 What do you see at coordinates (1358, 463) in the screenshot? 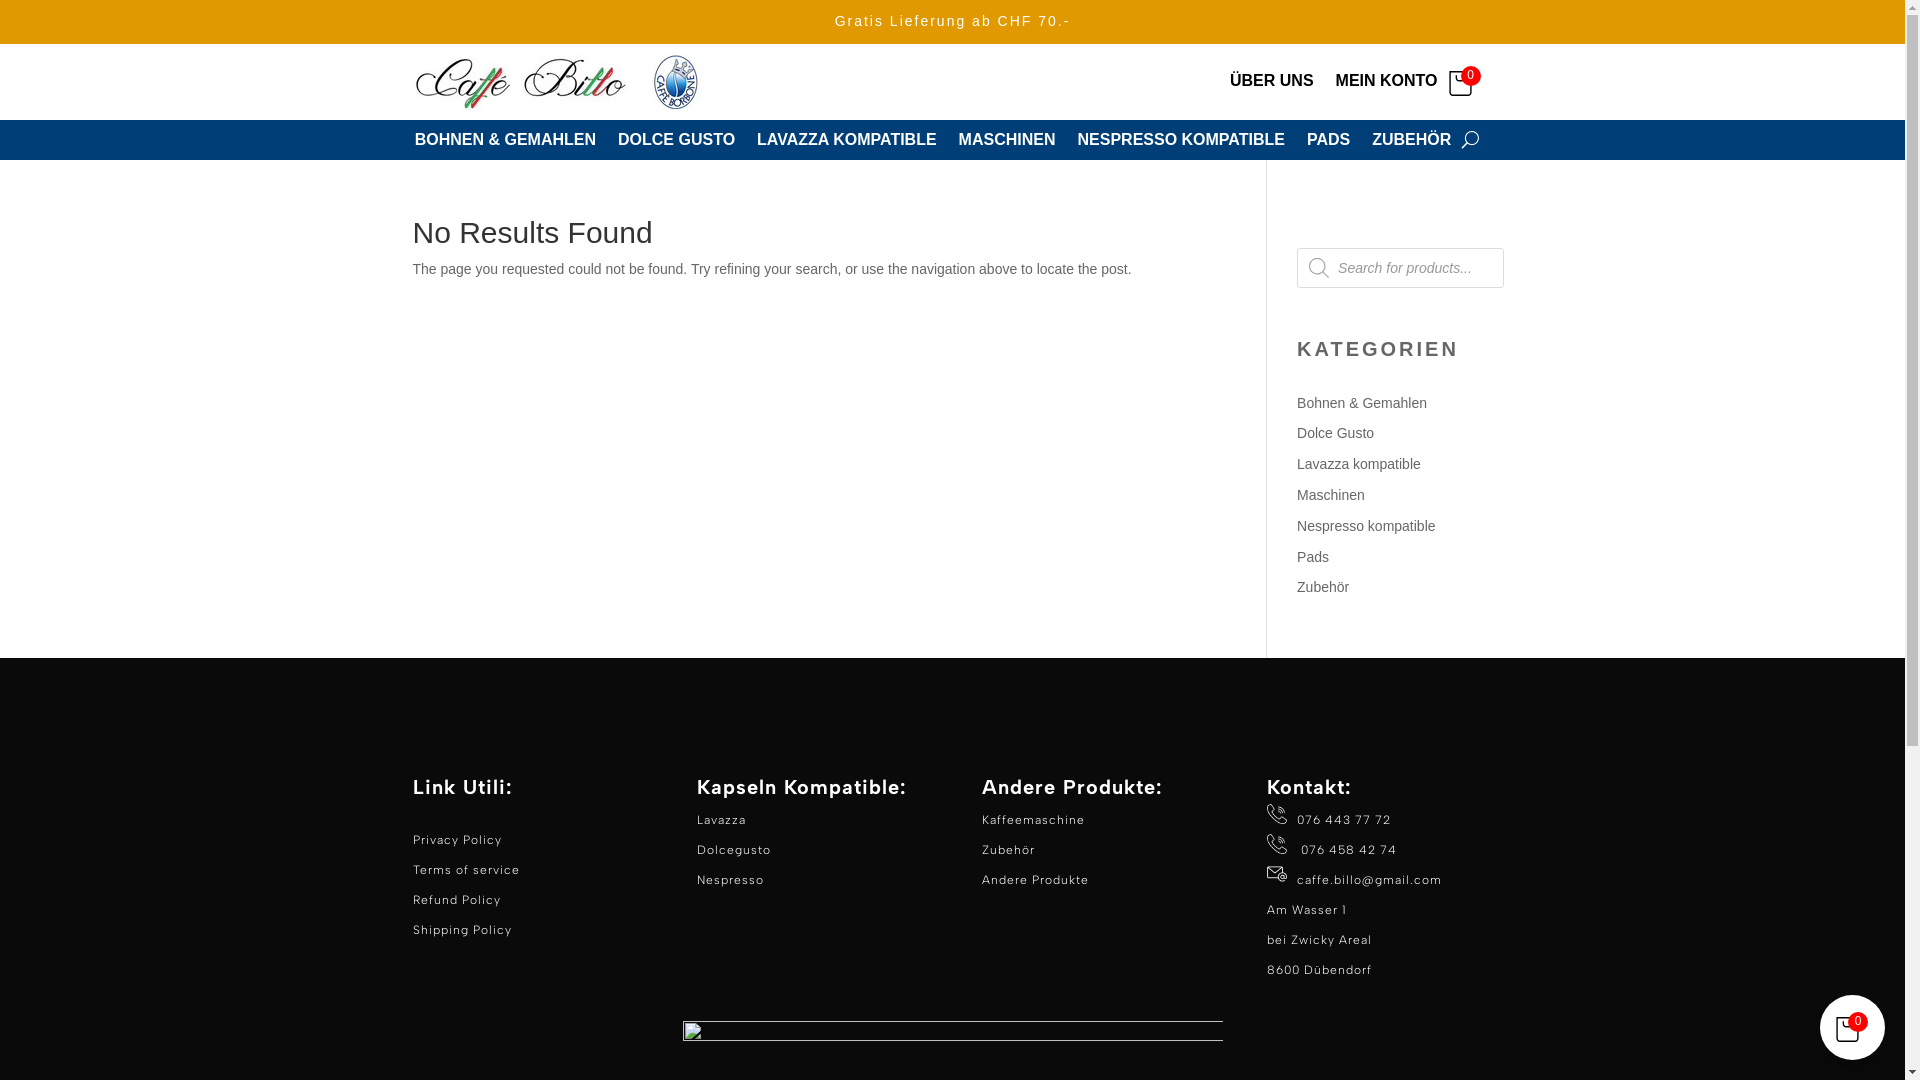
I see `'Lavazza kompatible'` at bounding box center [1358, 463].